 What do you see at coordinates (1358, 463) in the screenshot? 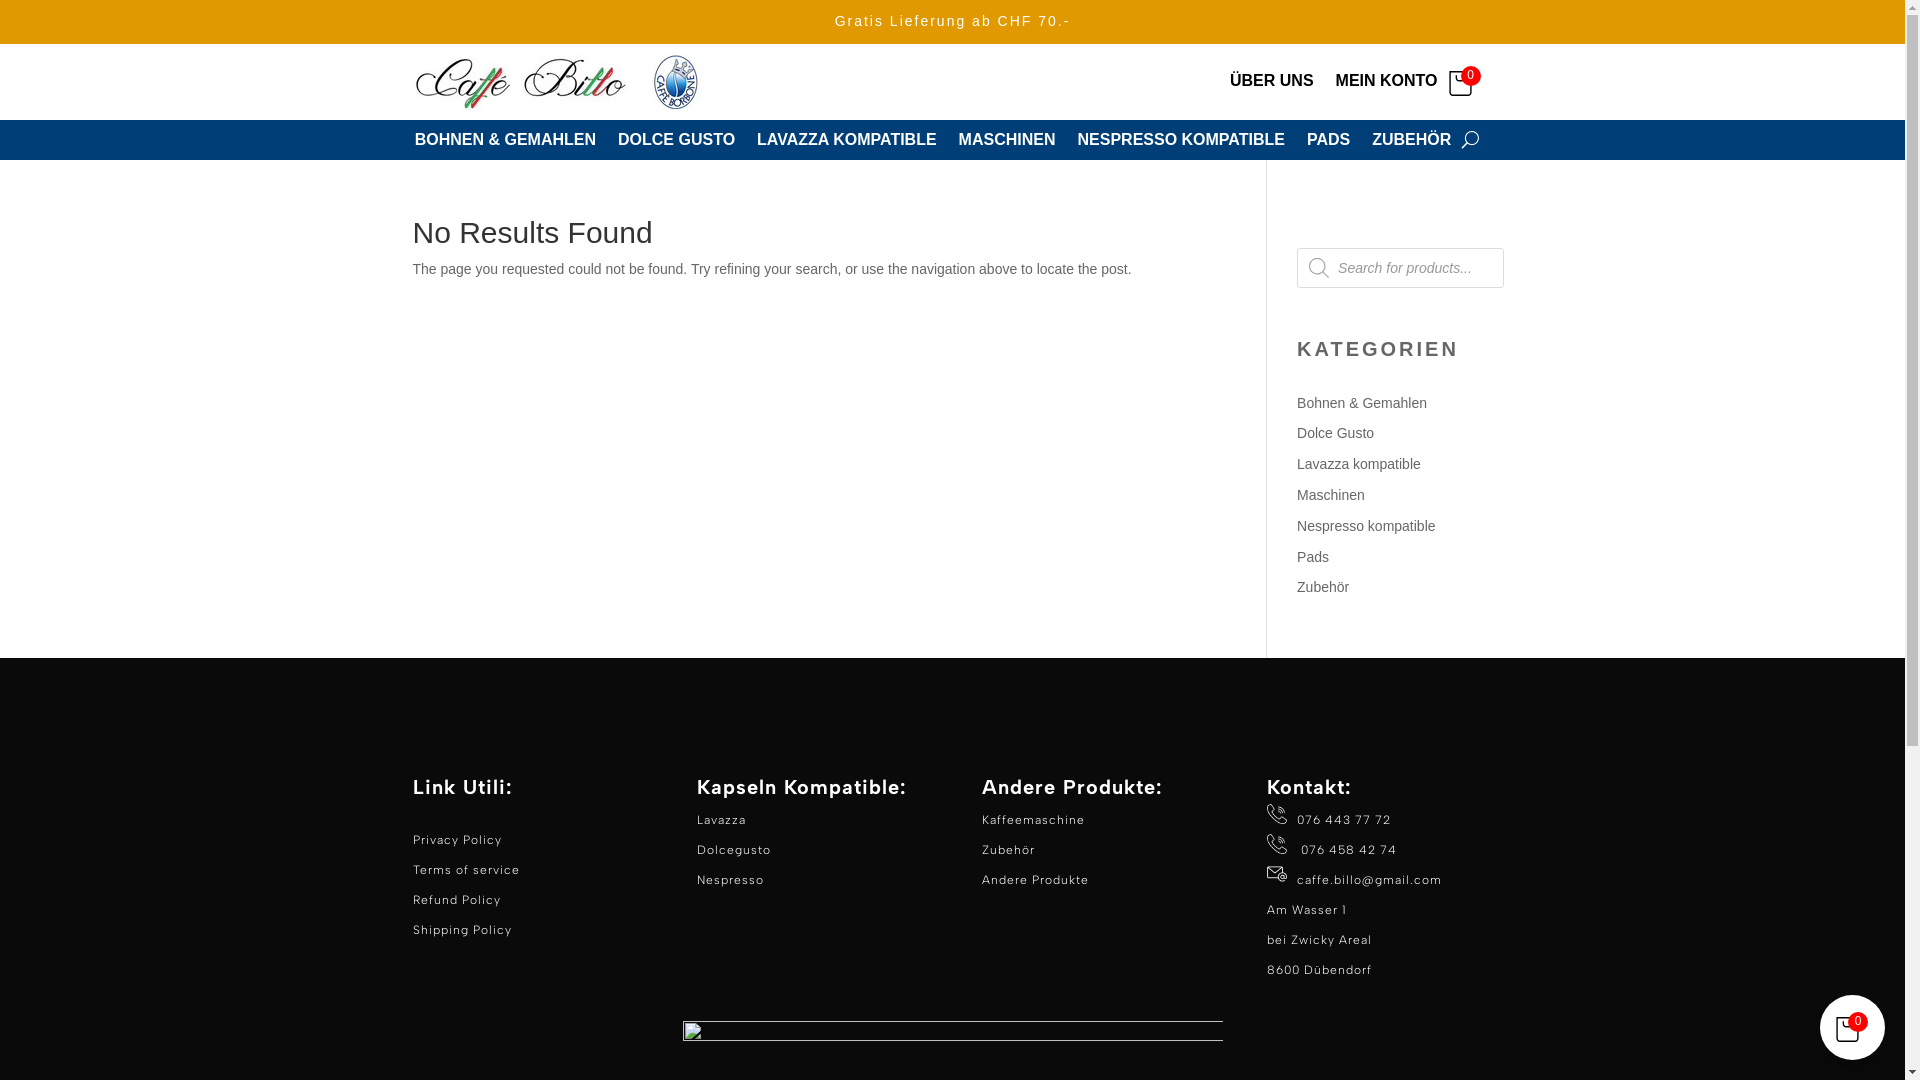
I see `'Lavazza kompatible'` at bounding box center [1358, 463].